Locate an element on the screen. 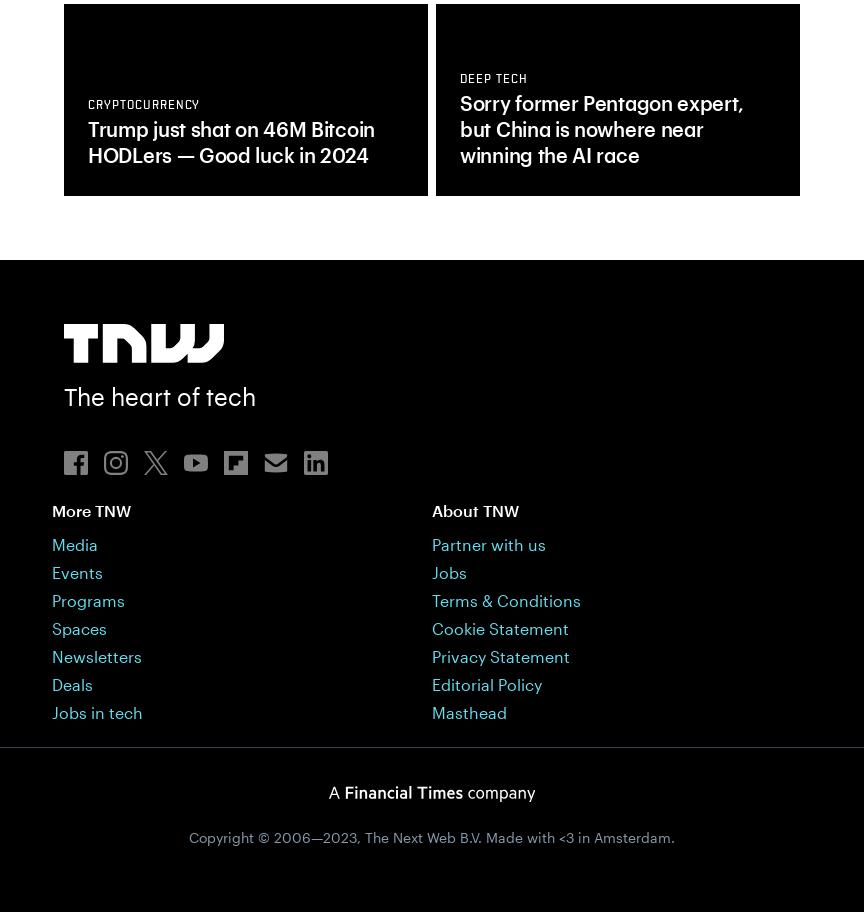 The height and width of the screenshot is (912, 864). 'Programs' is located at coordinates (88, 598).